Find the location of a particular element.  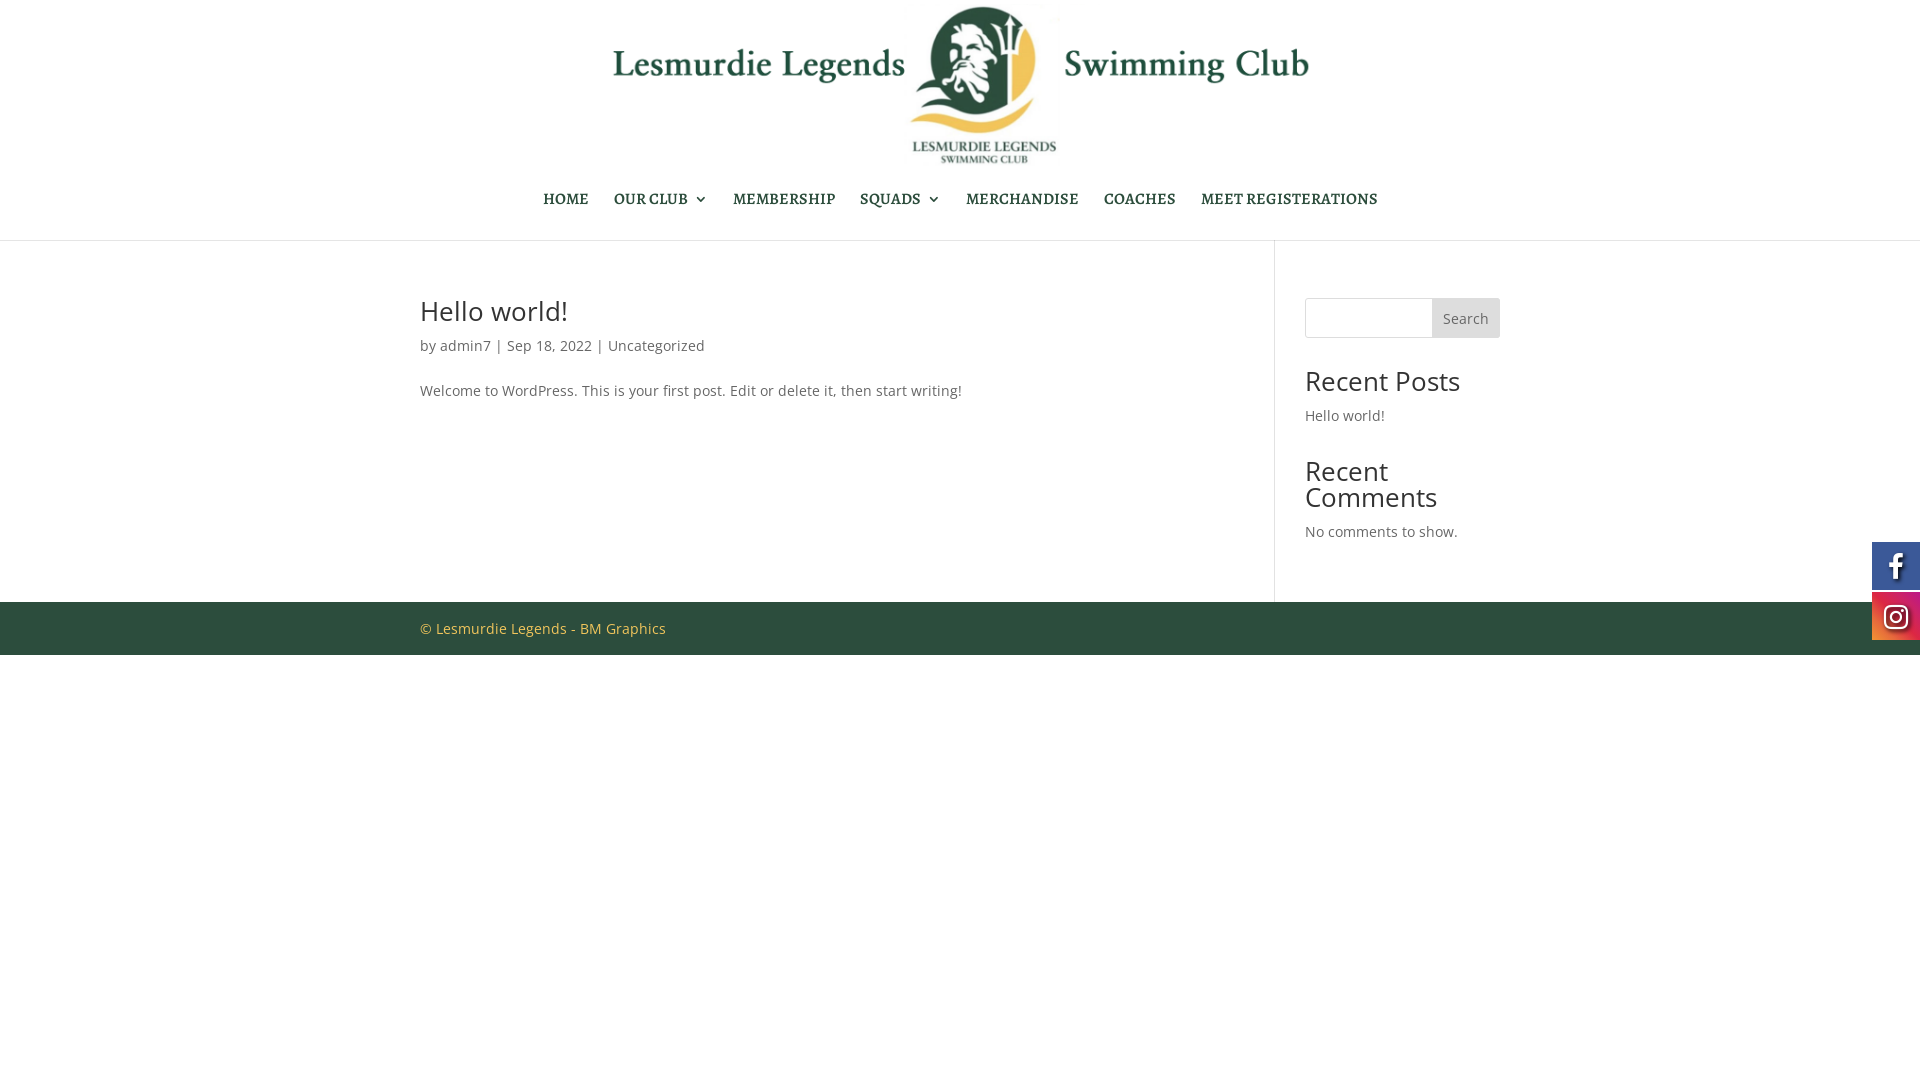

'HOME' is located at coordinates (542, 216).